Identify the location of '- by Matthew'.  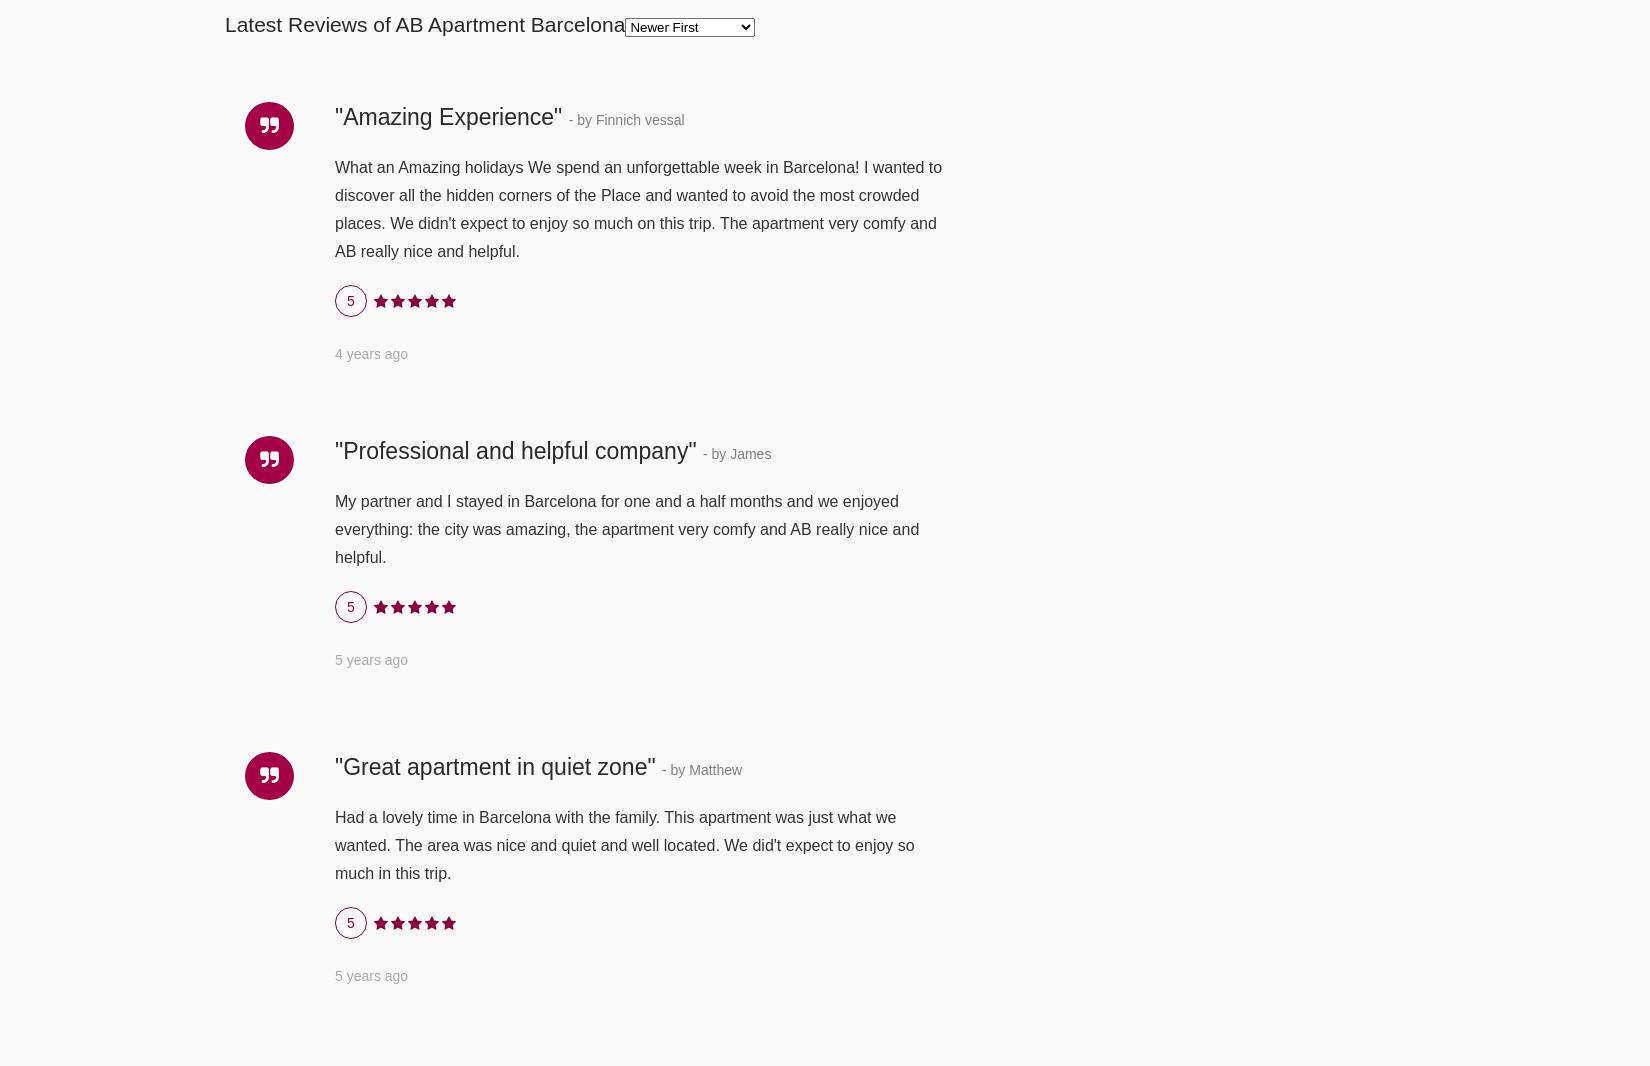
(660, 768).